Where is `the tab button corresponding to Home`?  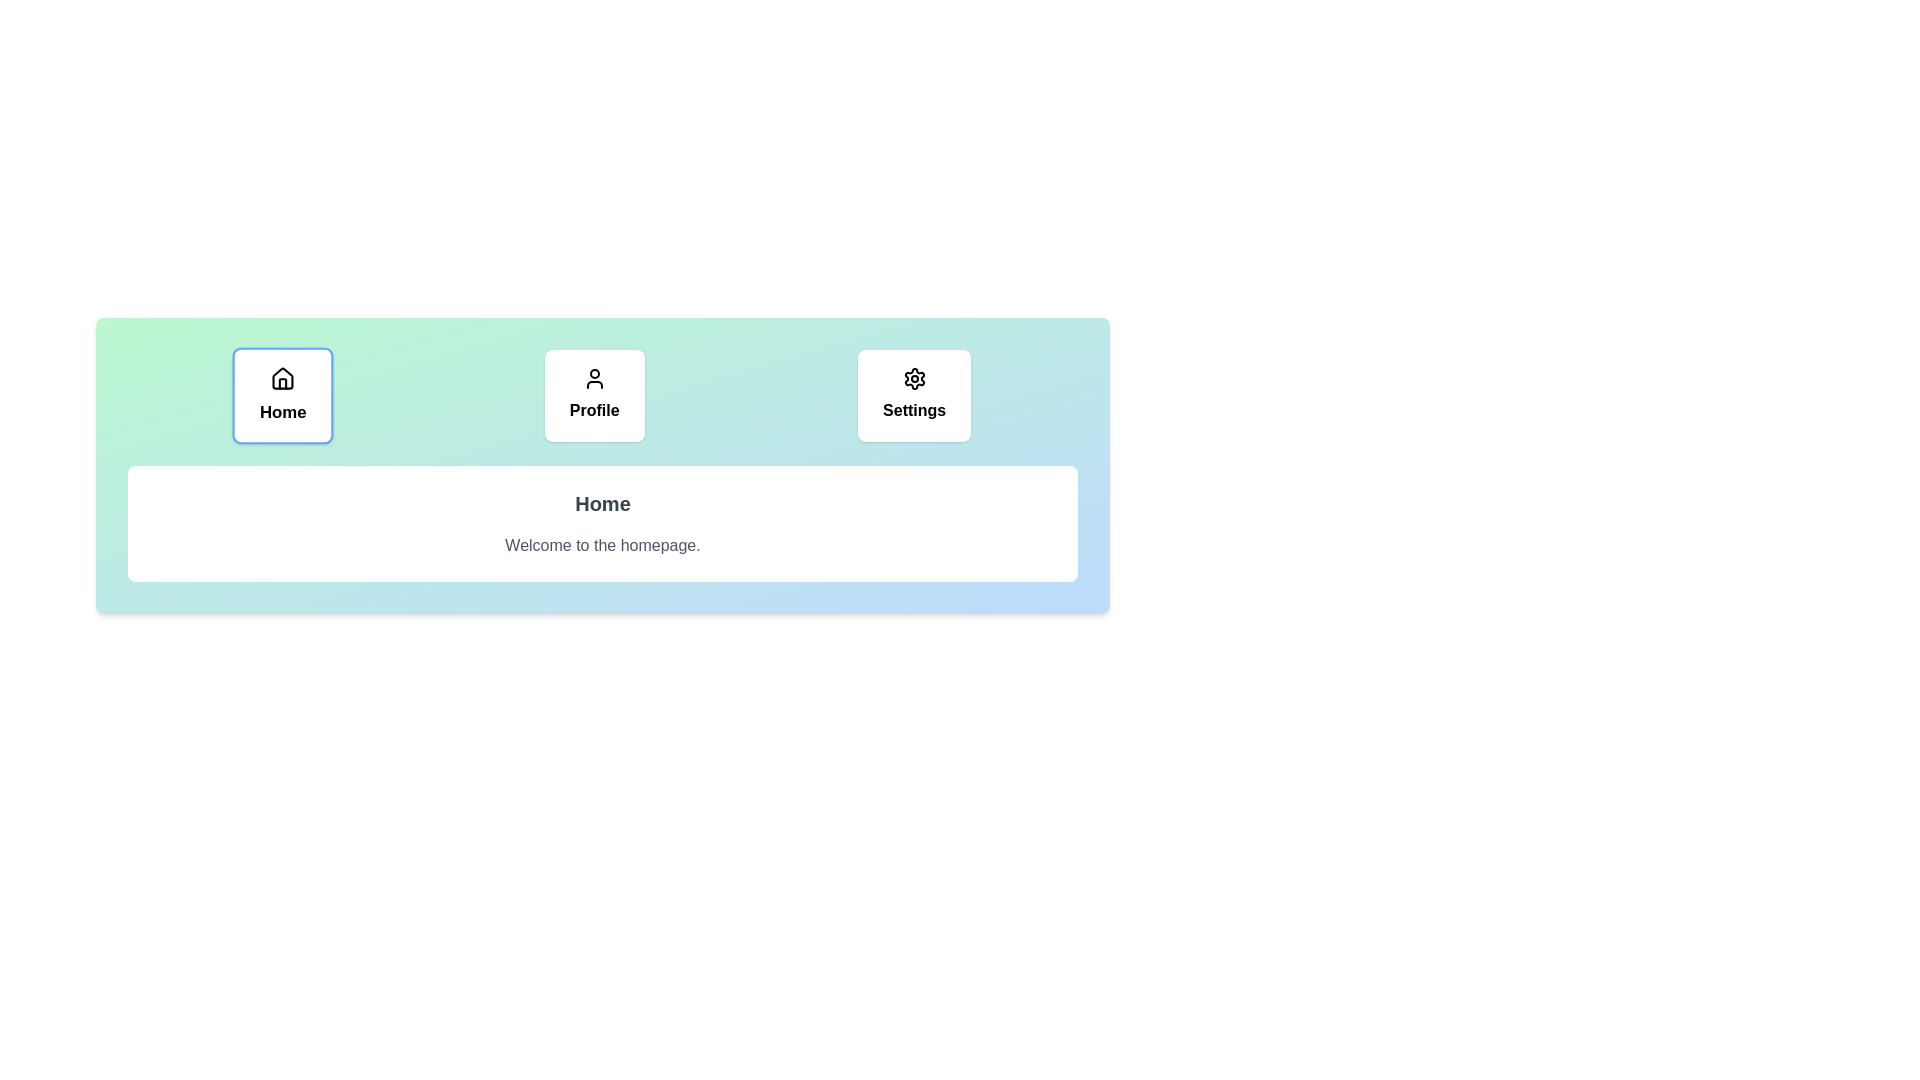
the tab button corresponding to Home is located at coordinates (282, 396).